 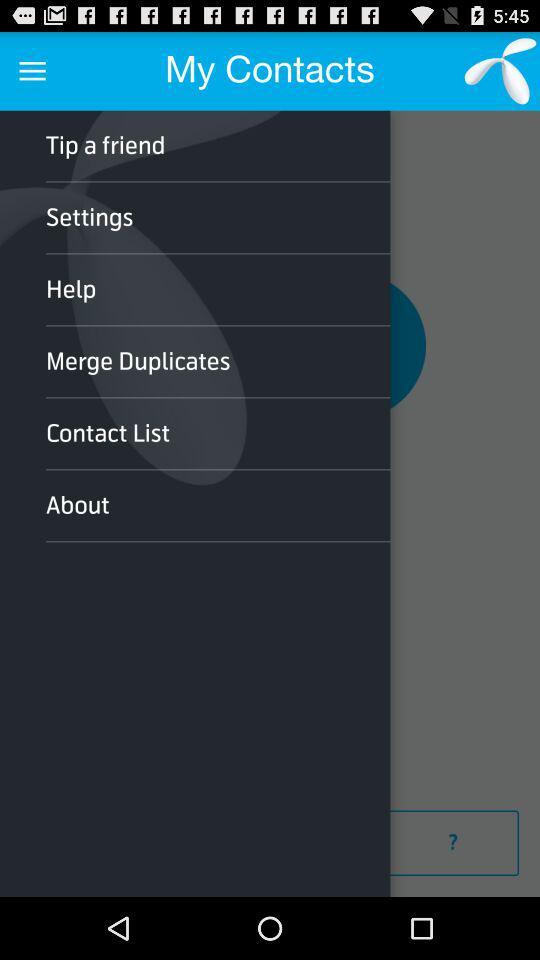 What do you see at coordinates (453, 841) in the screenshot?
I see `go to` at bounding box center [453, 841].